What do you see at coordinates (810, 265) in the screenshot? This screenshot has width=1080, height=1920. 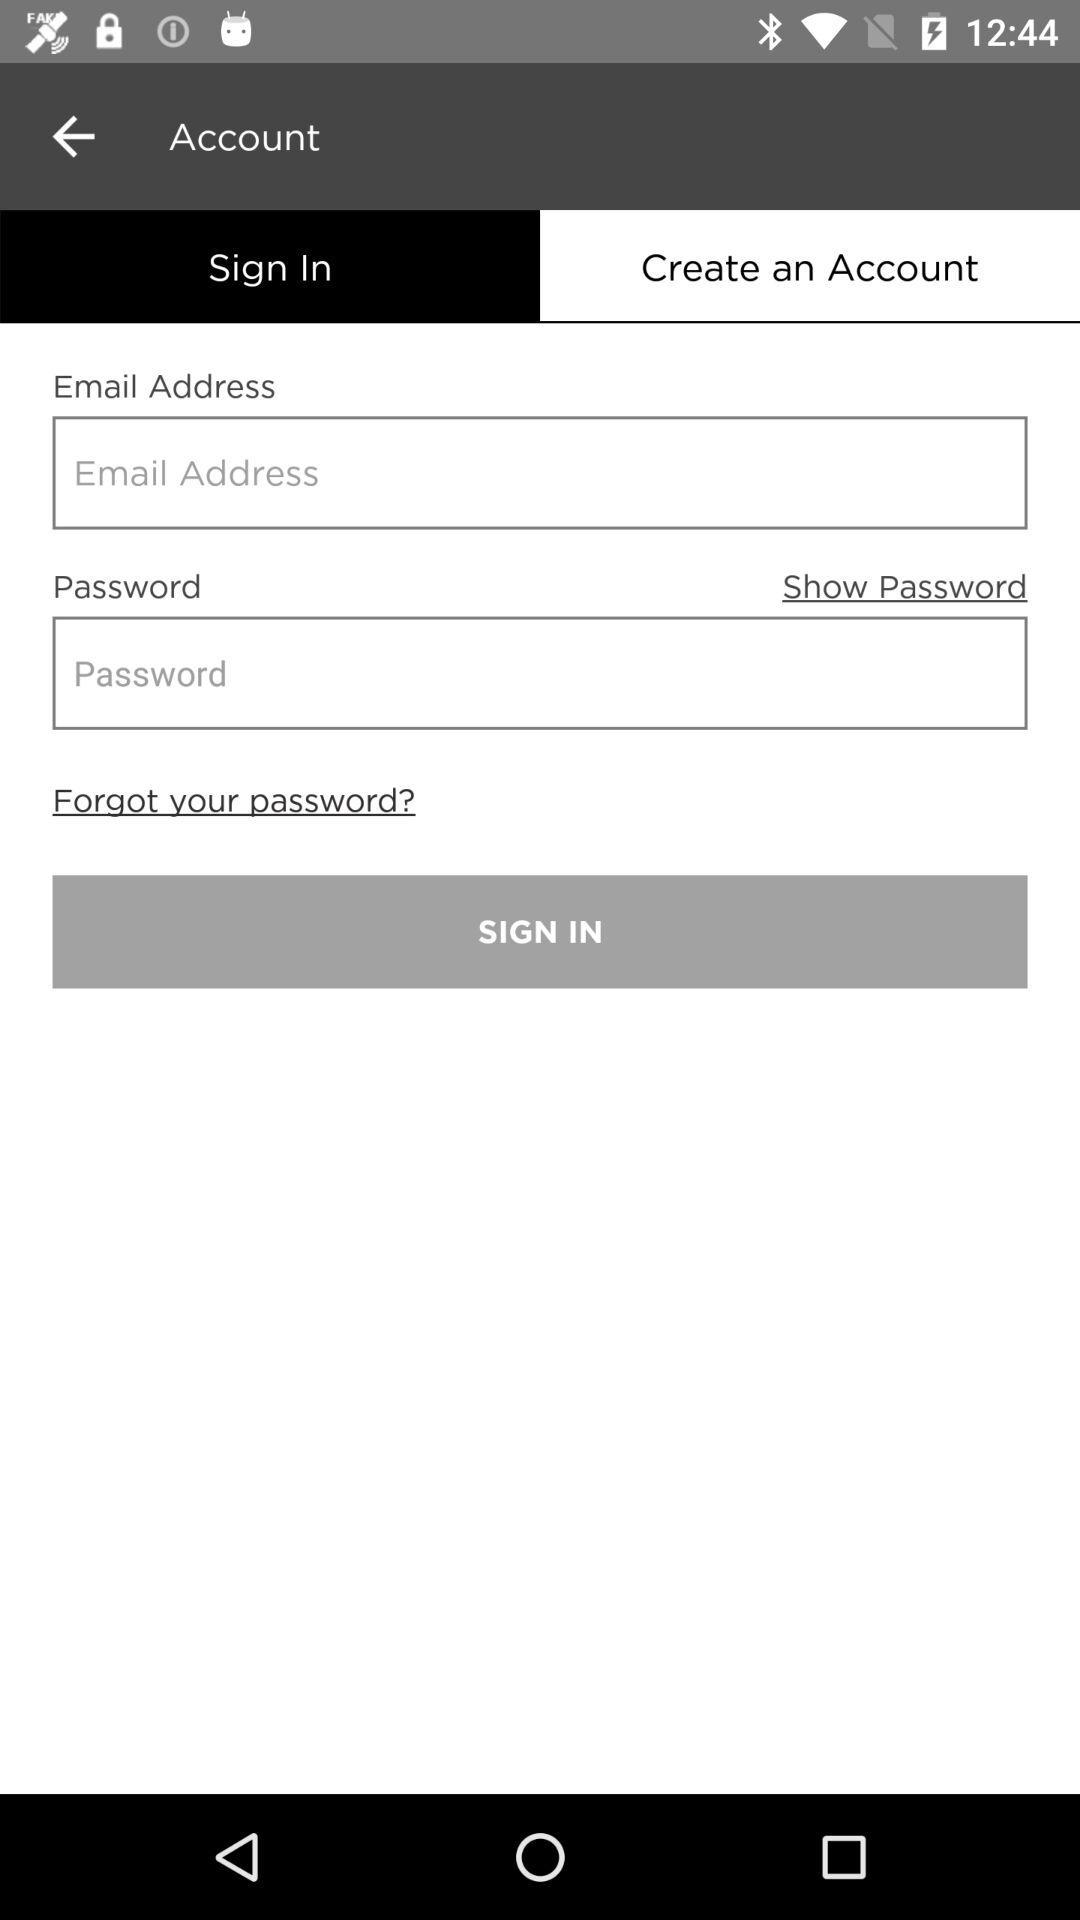 I see `create an account` at bounding box center [810, 265].